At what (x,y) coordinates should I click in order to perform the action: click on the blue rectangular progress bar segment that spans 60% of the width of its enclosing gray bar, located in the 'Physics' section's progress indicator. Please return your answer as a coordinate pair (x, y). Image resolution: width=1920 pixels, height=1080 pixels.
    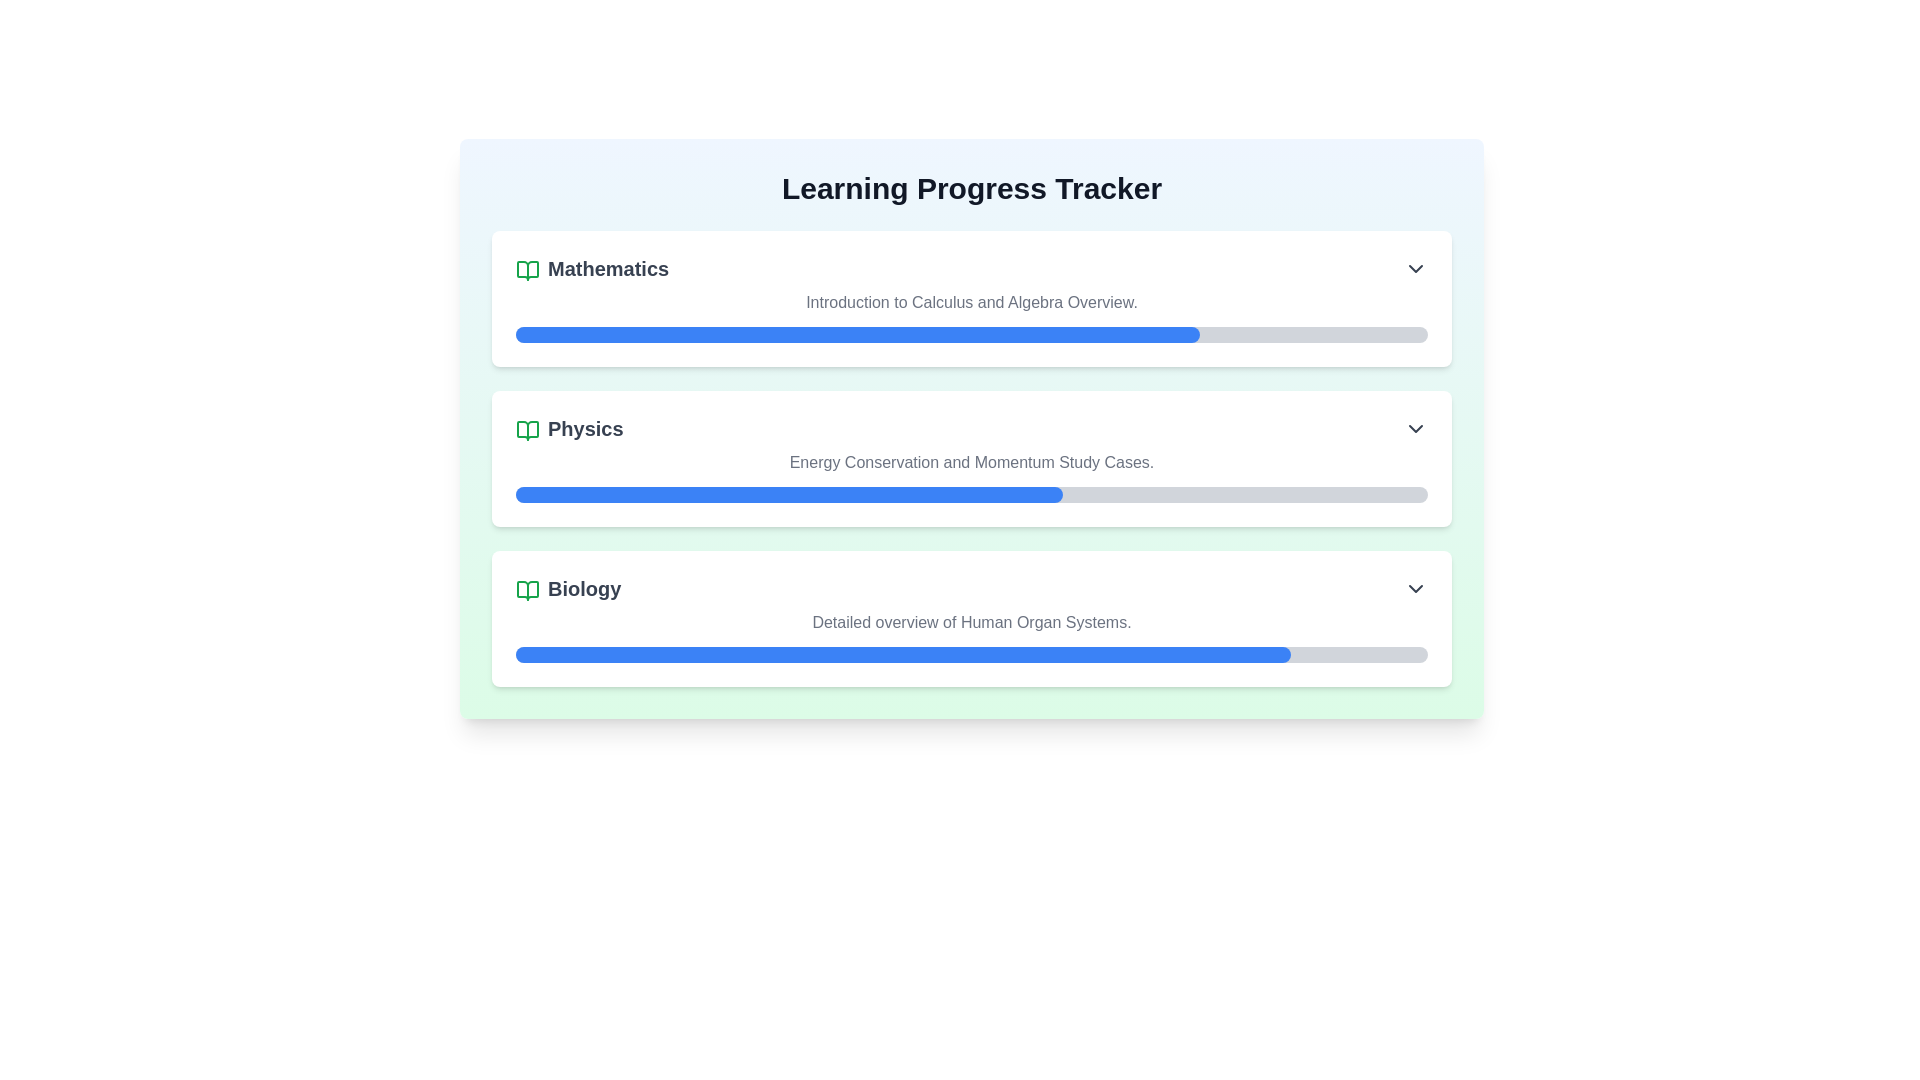
    Looking at the image, I should click on (788, 494).